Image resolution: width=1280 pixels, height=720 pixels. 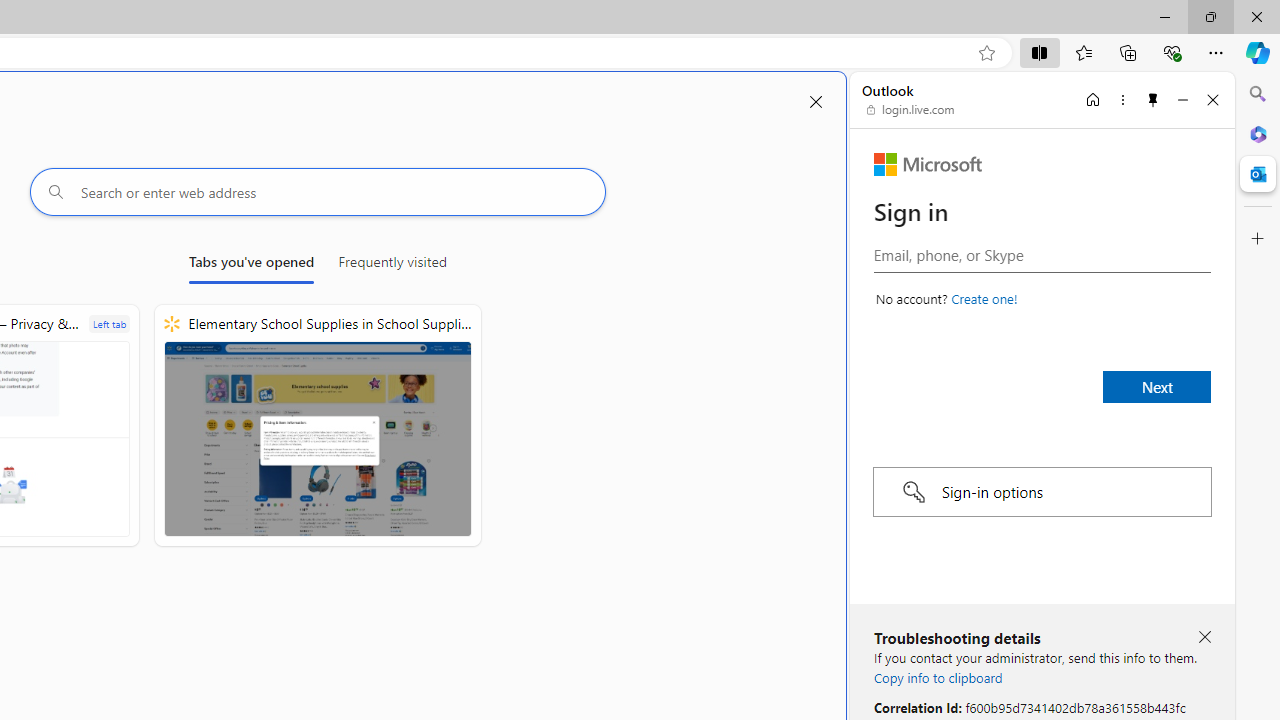 I want to click on 'Close troubleshooting details', so click(x=1204, y=637).